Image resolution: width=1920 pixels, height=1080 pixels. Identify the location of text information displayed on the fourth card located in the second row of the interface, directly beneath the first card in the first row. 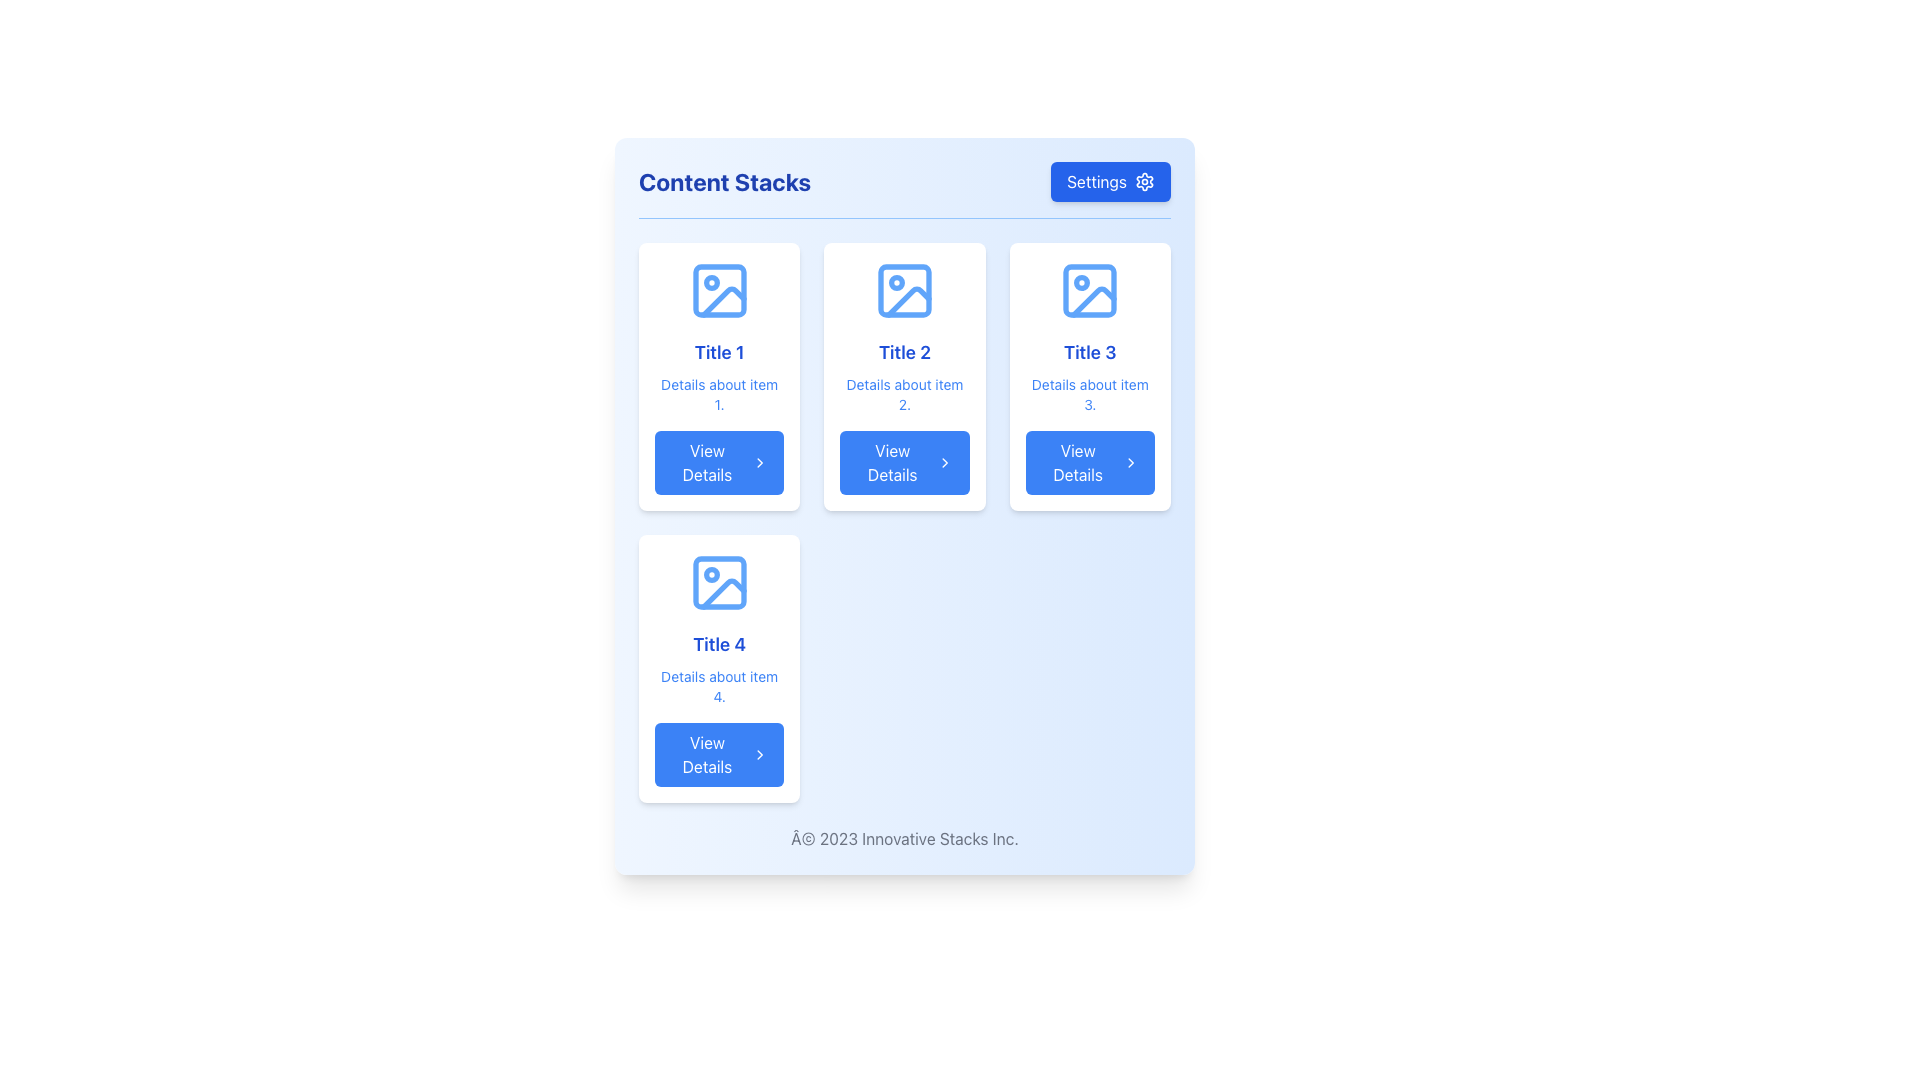
(719, 668).